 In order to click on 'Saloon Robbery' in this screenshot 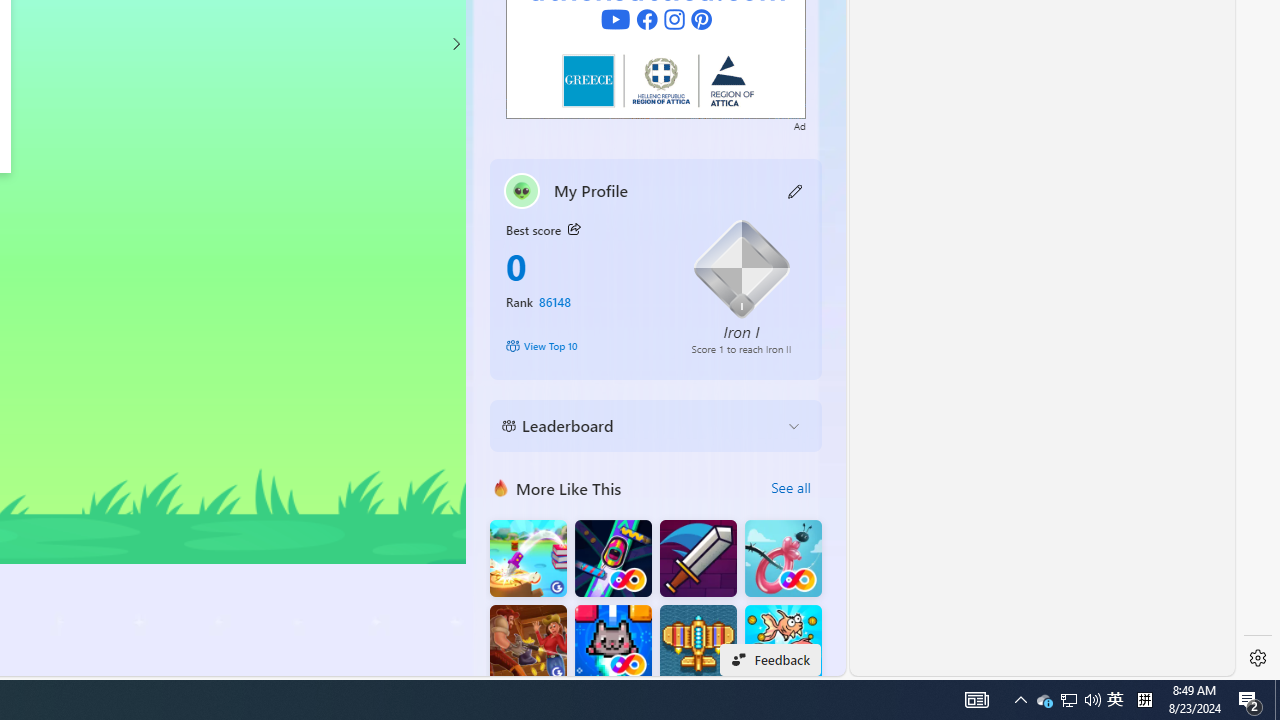, I will do `click(528, 643)`.